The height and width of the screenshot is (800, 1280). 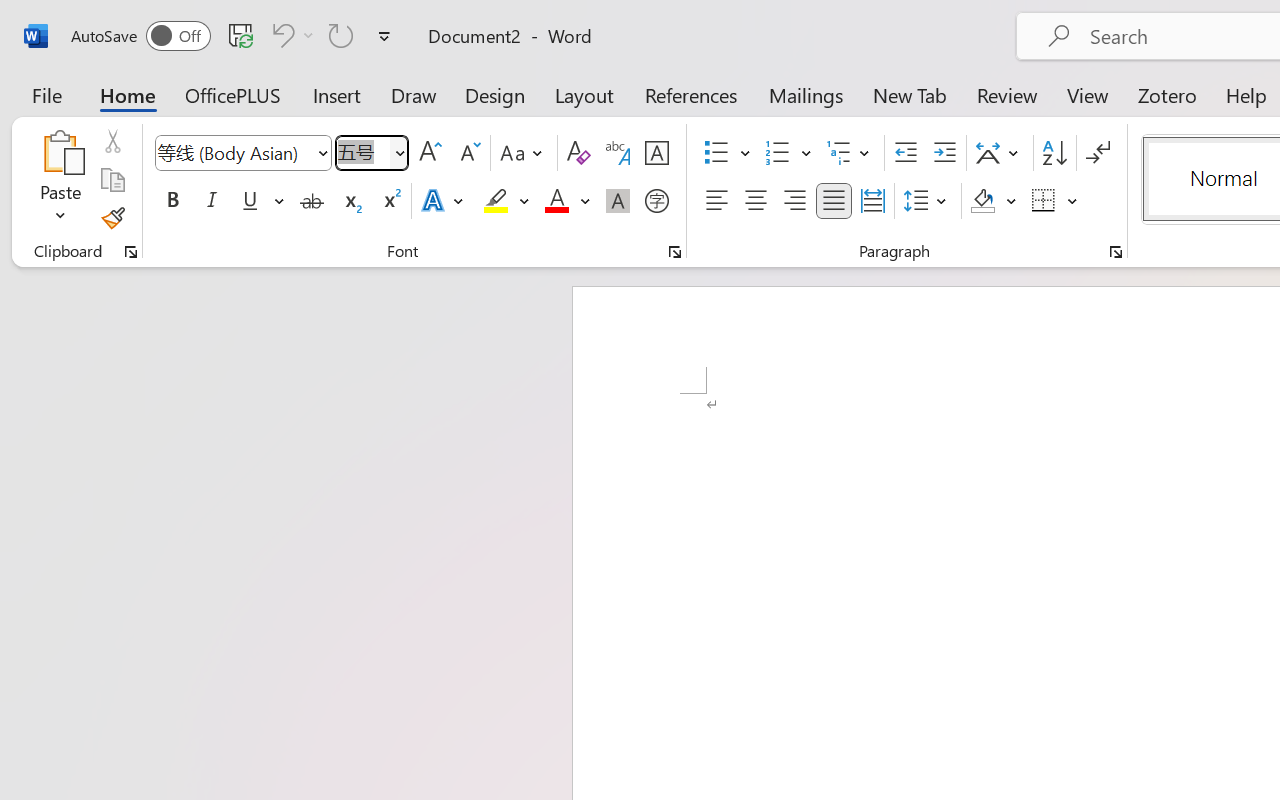 I want to click on 'Save', so click(x=240, y=34).